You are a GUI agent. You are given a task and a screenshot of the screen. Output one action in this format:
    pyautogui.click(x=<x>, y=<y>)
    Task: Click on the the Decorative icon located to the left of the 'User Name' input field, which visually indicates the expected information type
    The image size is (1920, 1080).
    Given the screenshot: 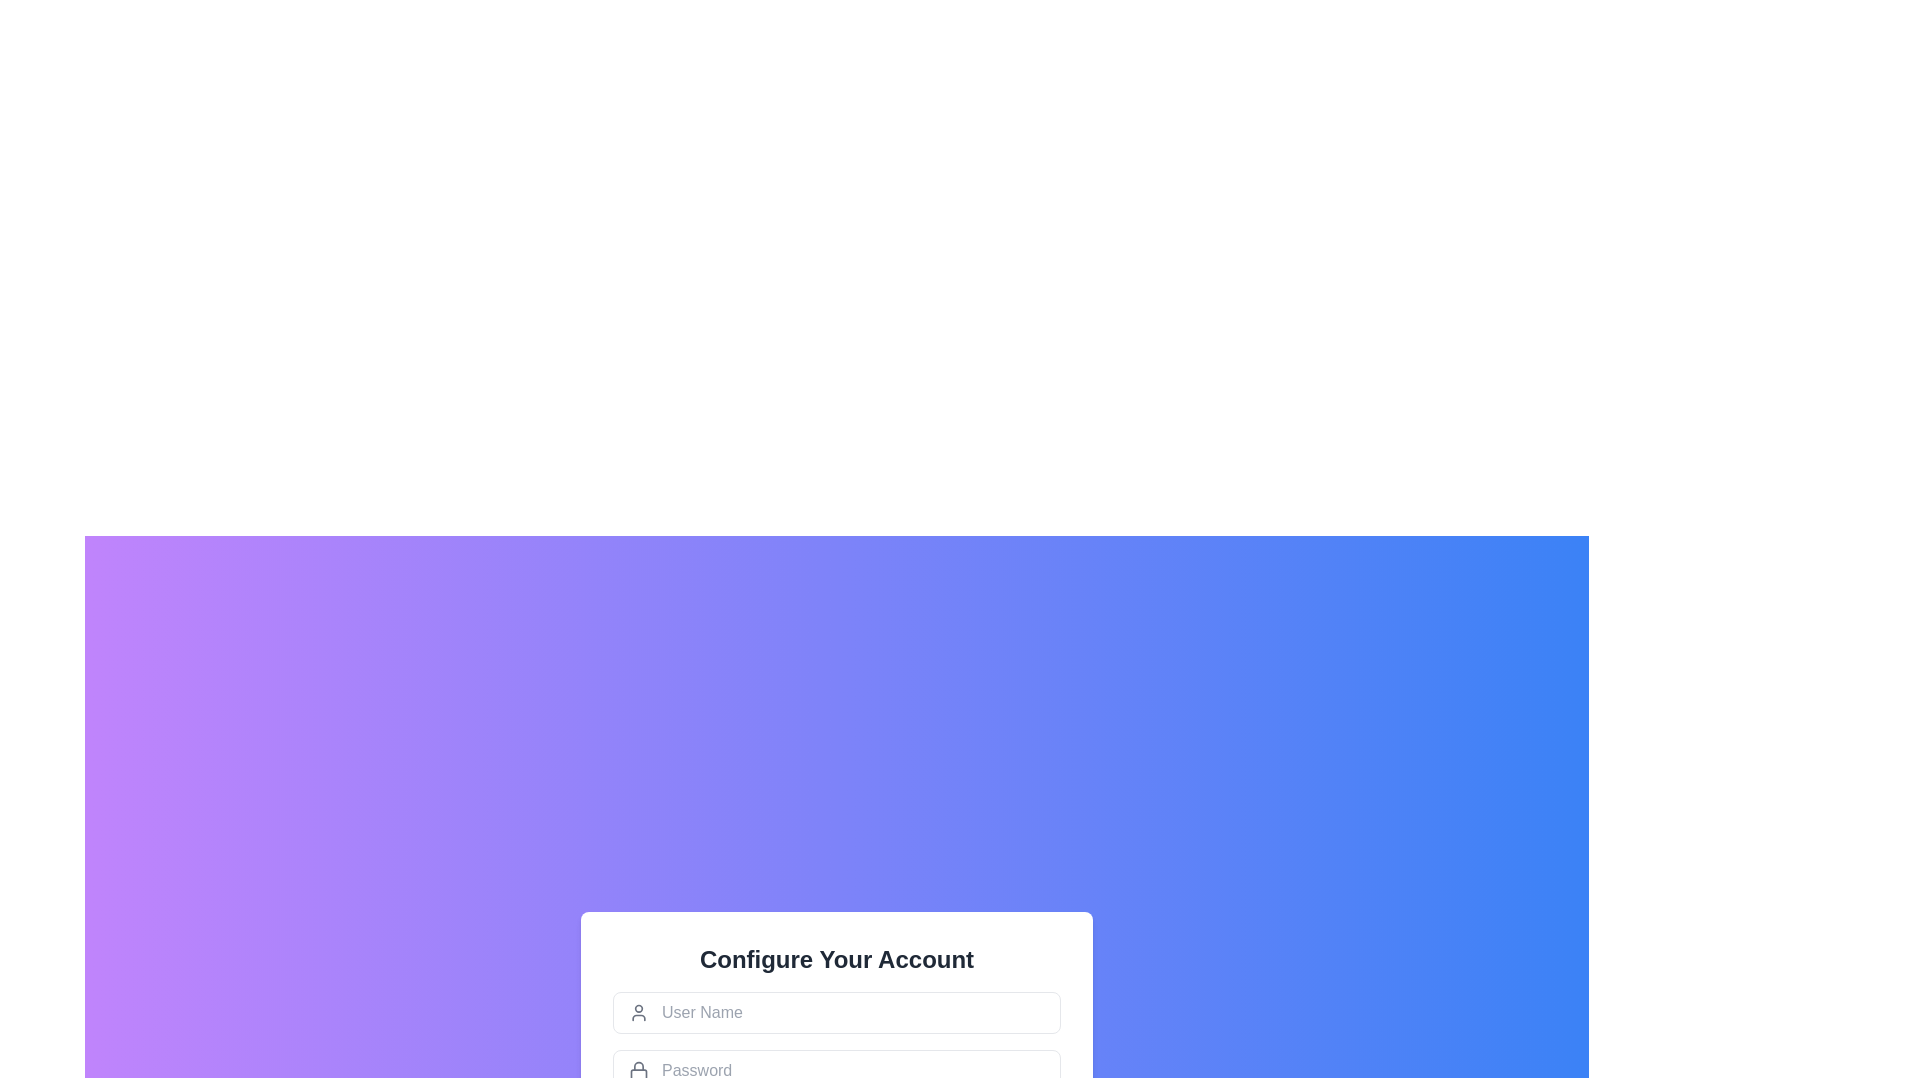 What is the action you would take?
    pyautogui.click(x=637, y=1011)
    